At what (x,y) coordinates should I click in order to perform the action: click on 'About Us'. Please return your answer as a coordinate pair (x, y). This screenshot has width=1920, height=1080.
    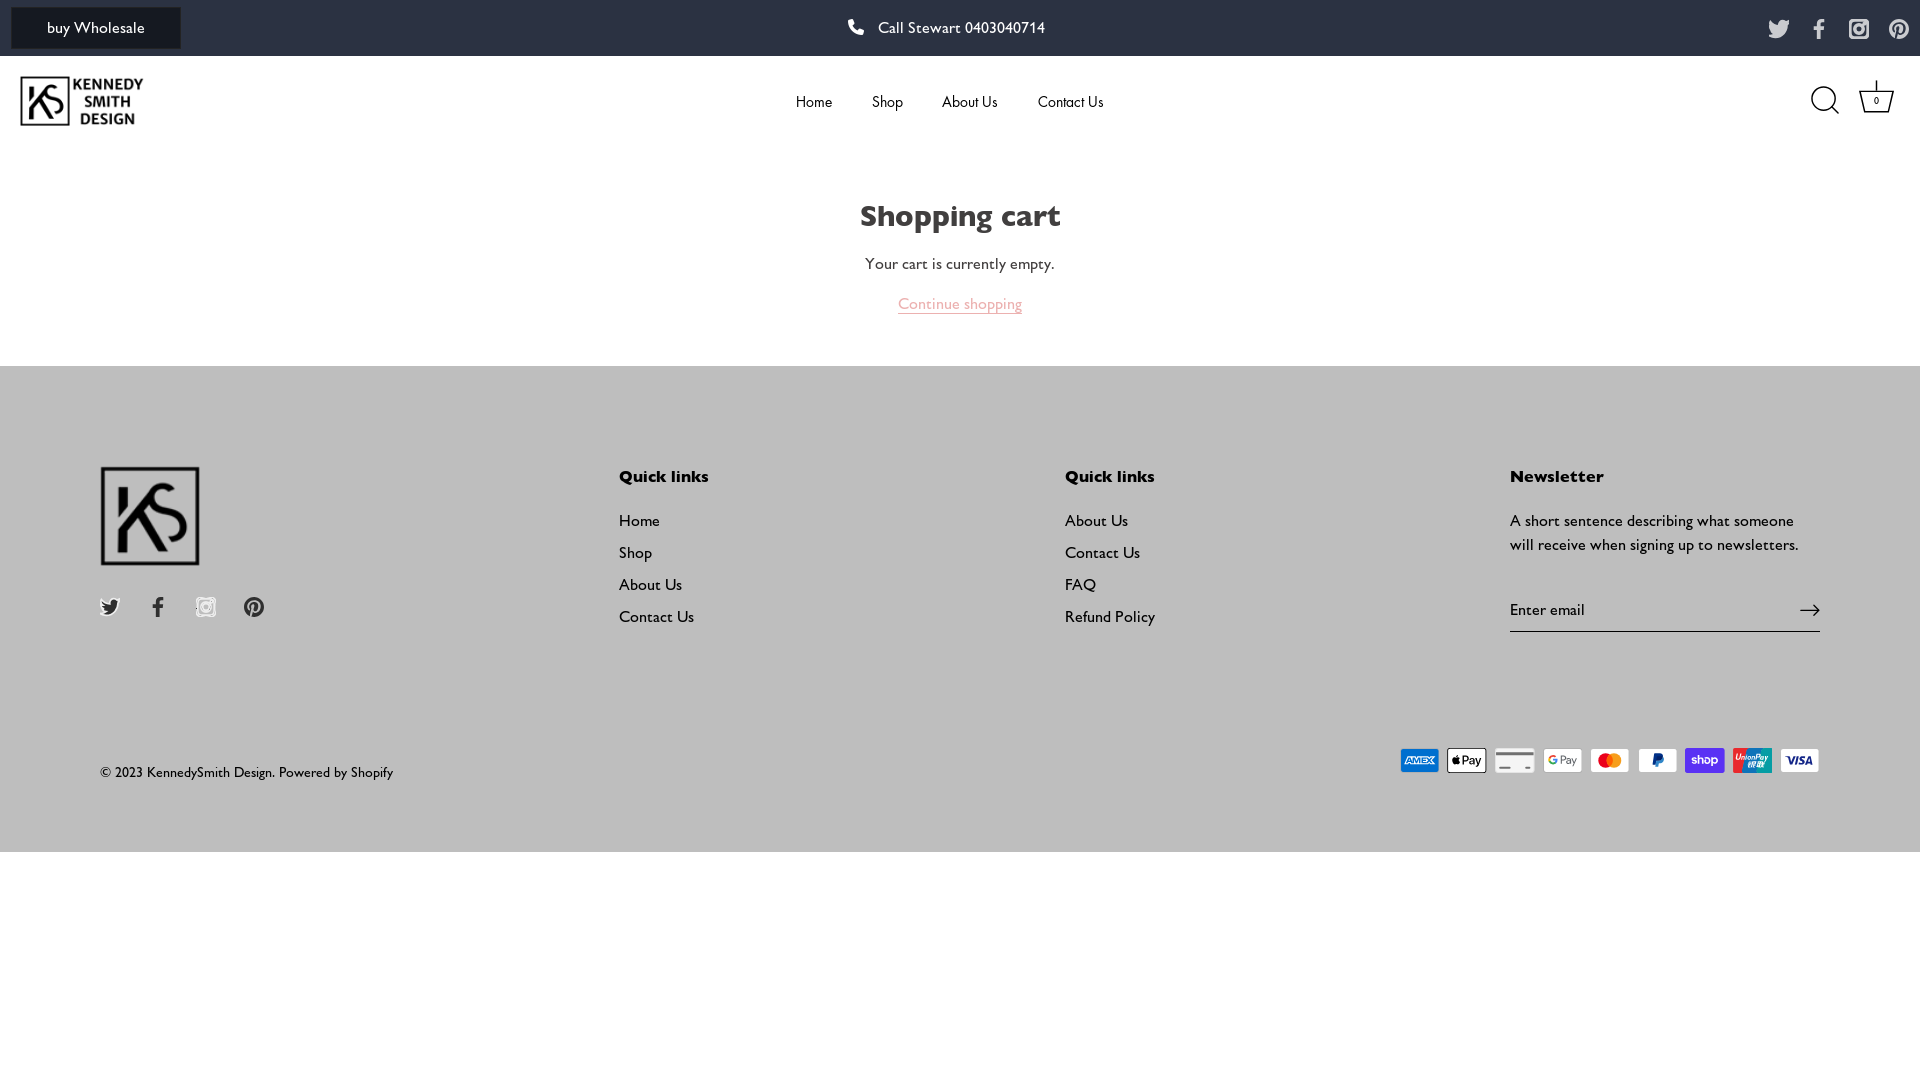
    Looking at the image, I should click on (970, 100).